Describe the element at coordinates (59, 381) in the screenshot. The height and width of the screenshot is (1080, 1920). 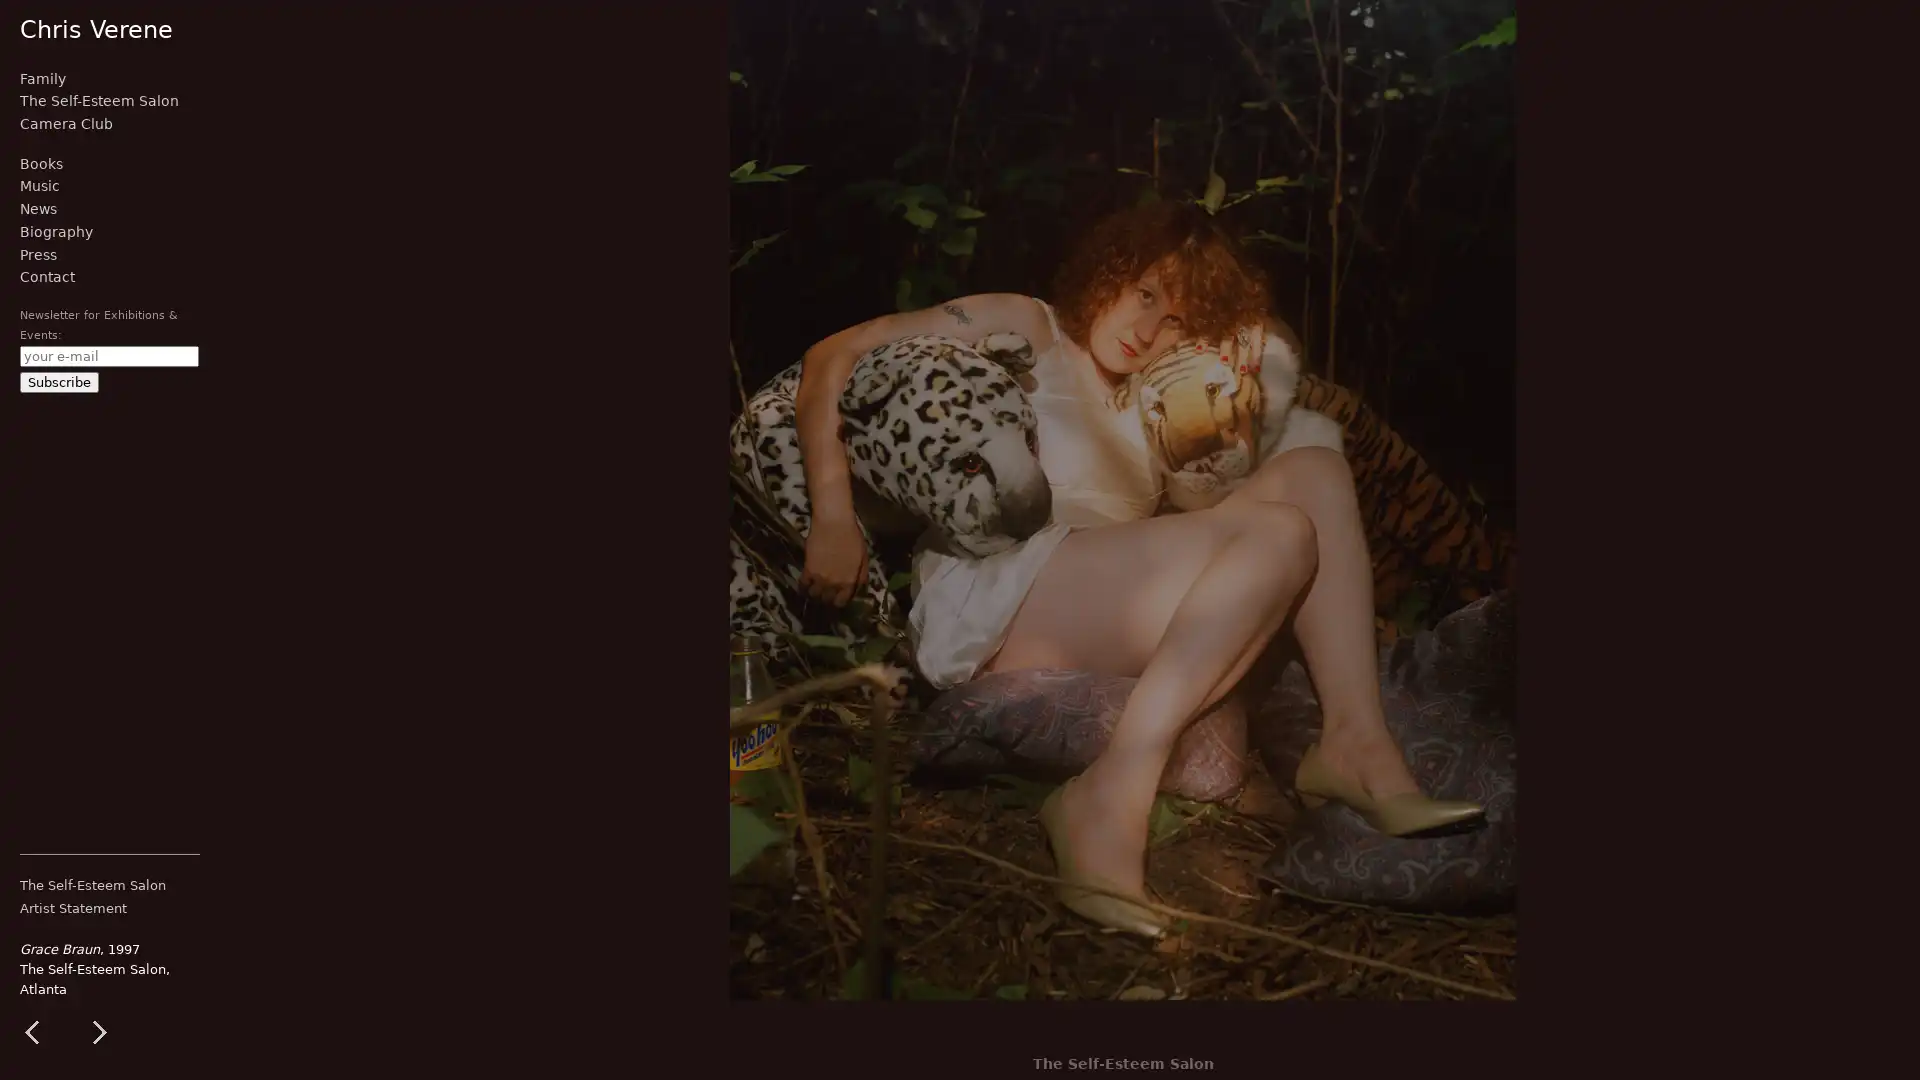
I see `Subscribe` at that location.